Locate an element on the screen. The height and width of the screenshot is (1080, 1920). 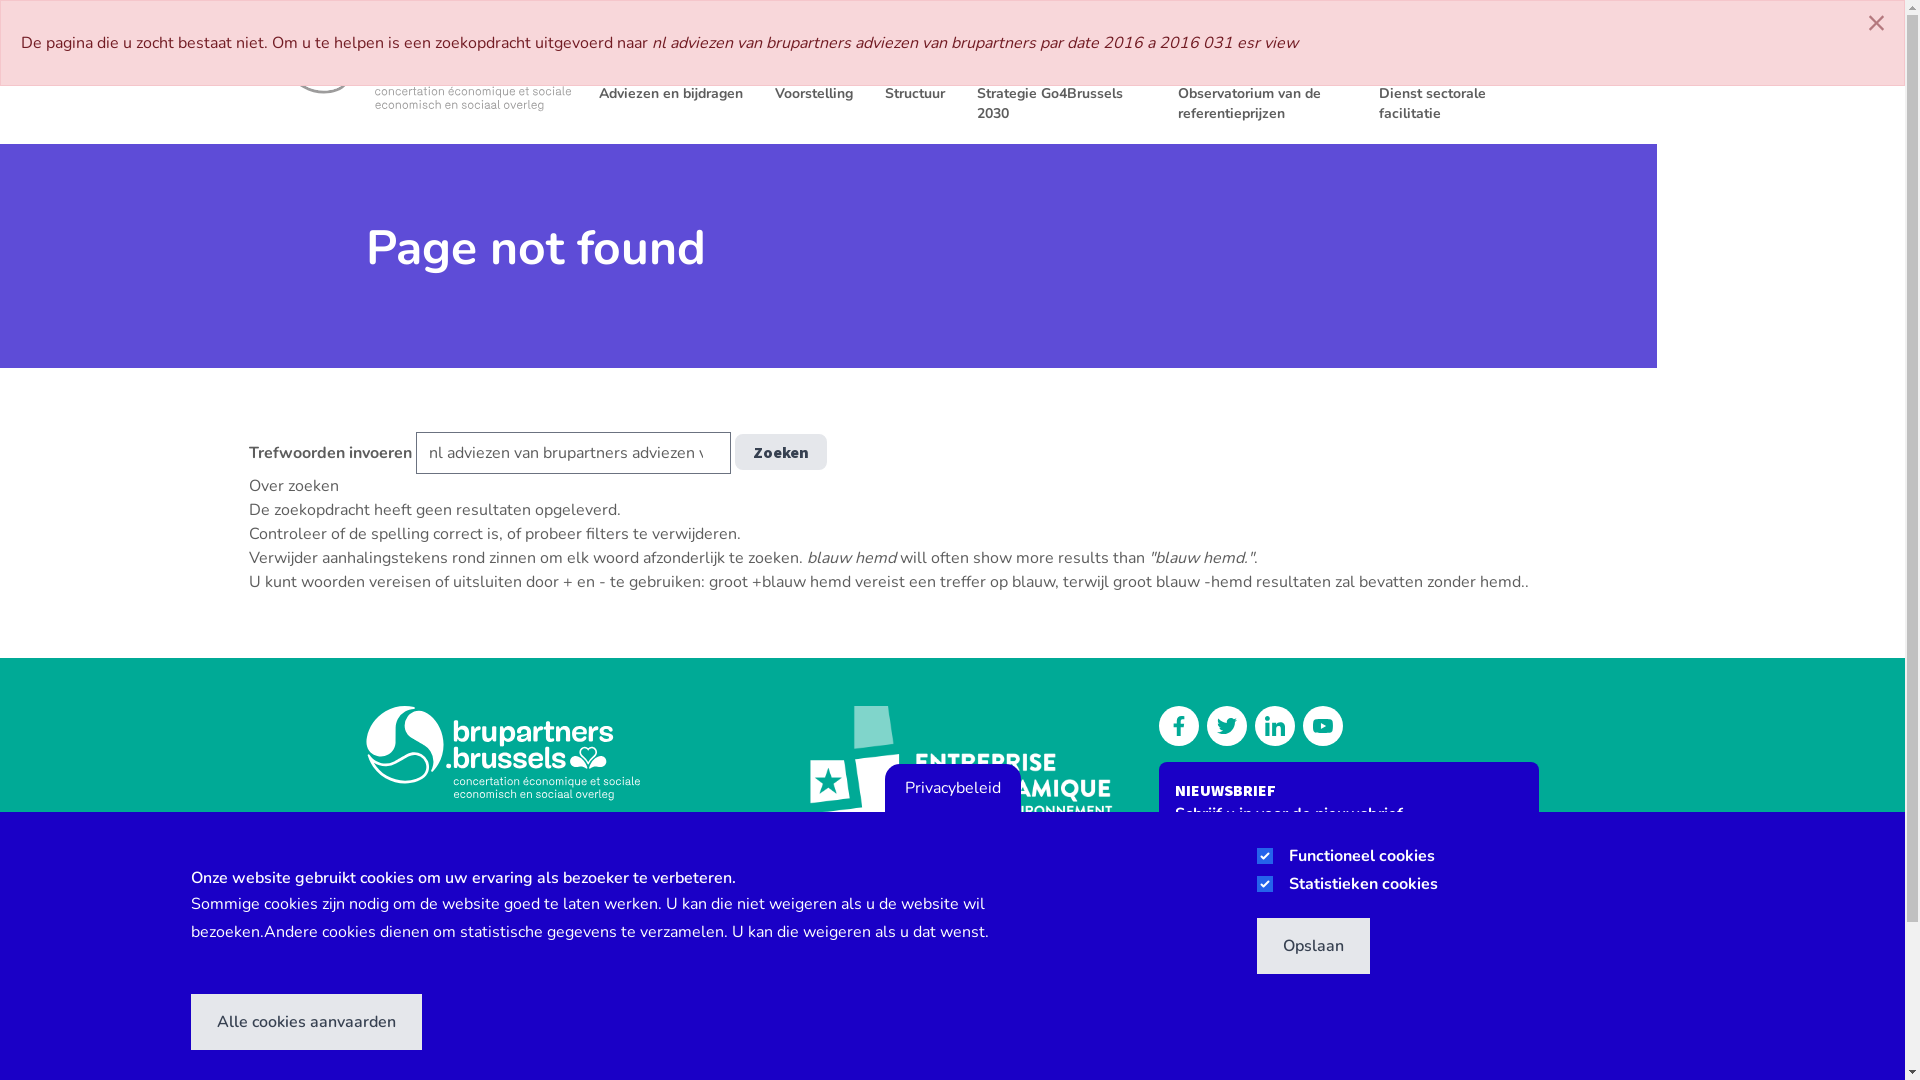
'Discover our Linkedin' is located at coordinates (1274, 725).